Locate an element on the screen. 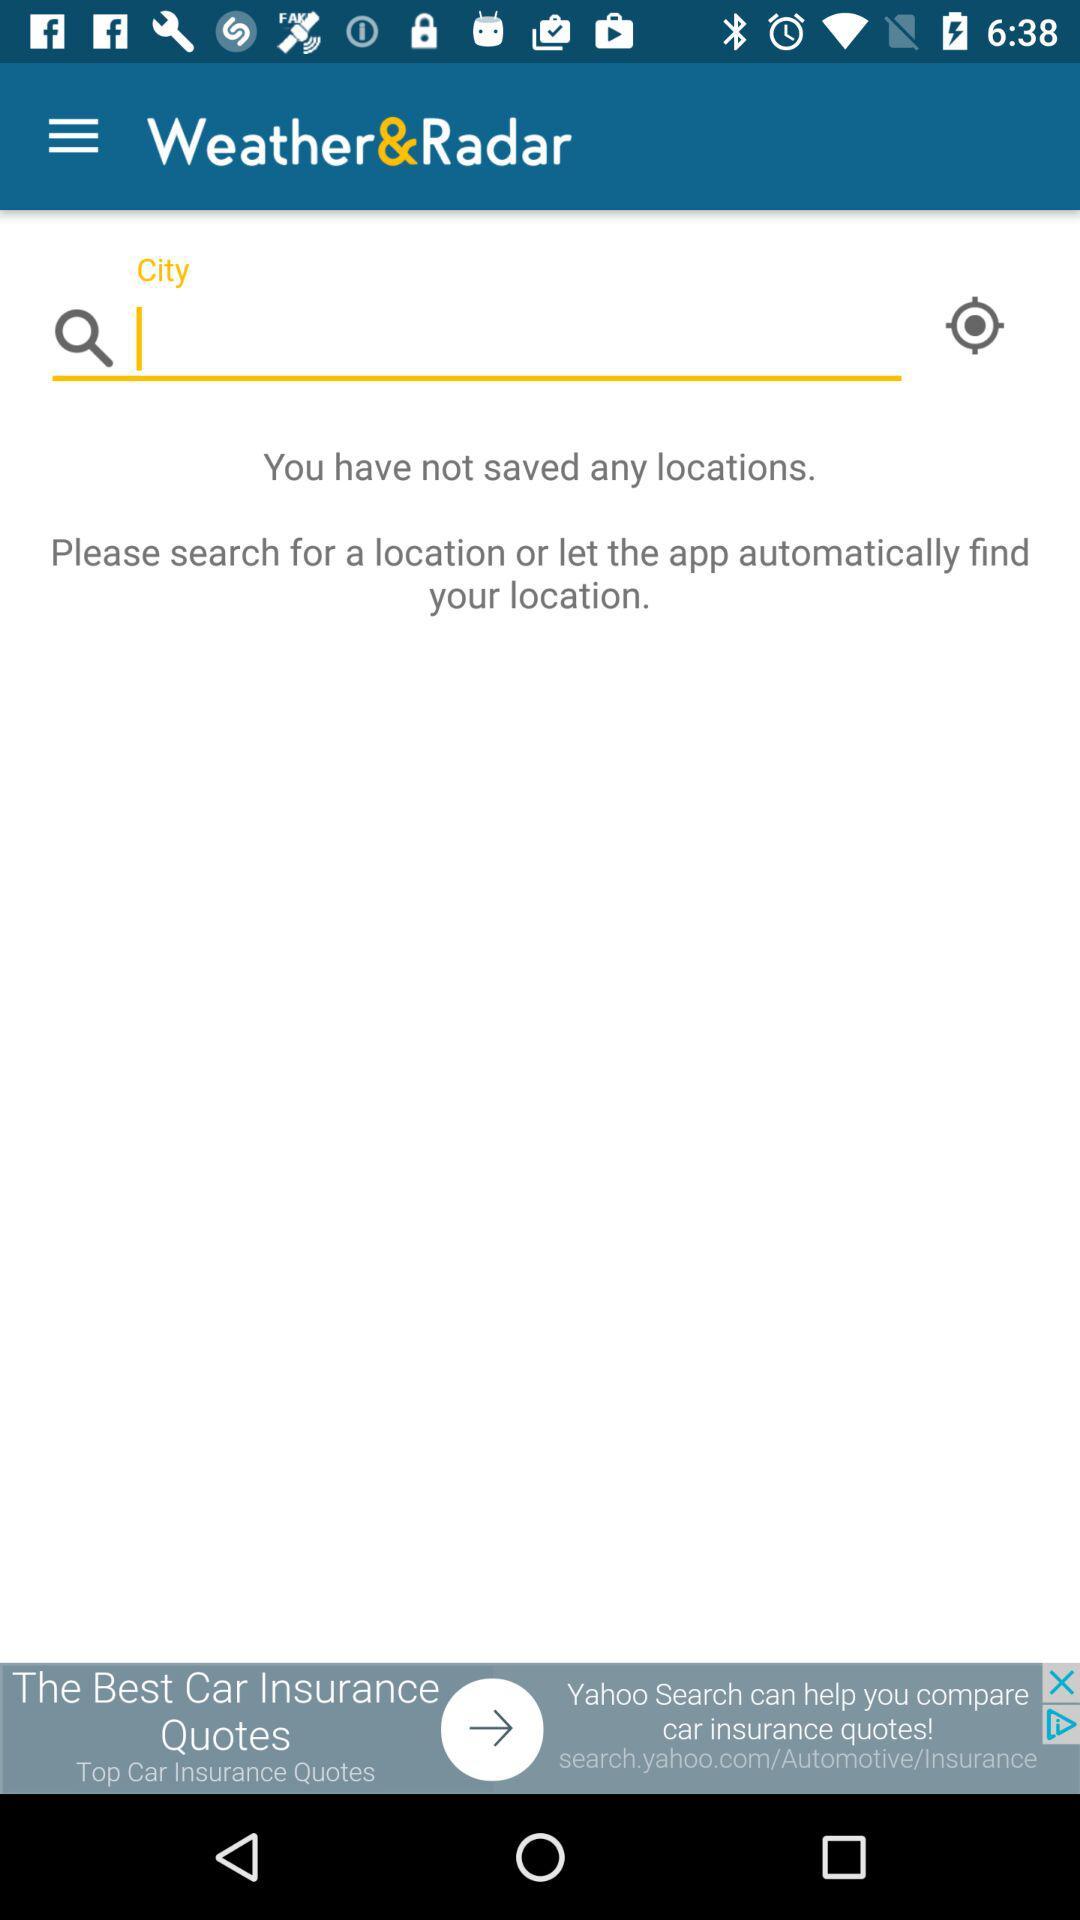 The height and width of the screenshot is (1920, 1080). search locations is located at coordinates (477, 339).